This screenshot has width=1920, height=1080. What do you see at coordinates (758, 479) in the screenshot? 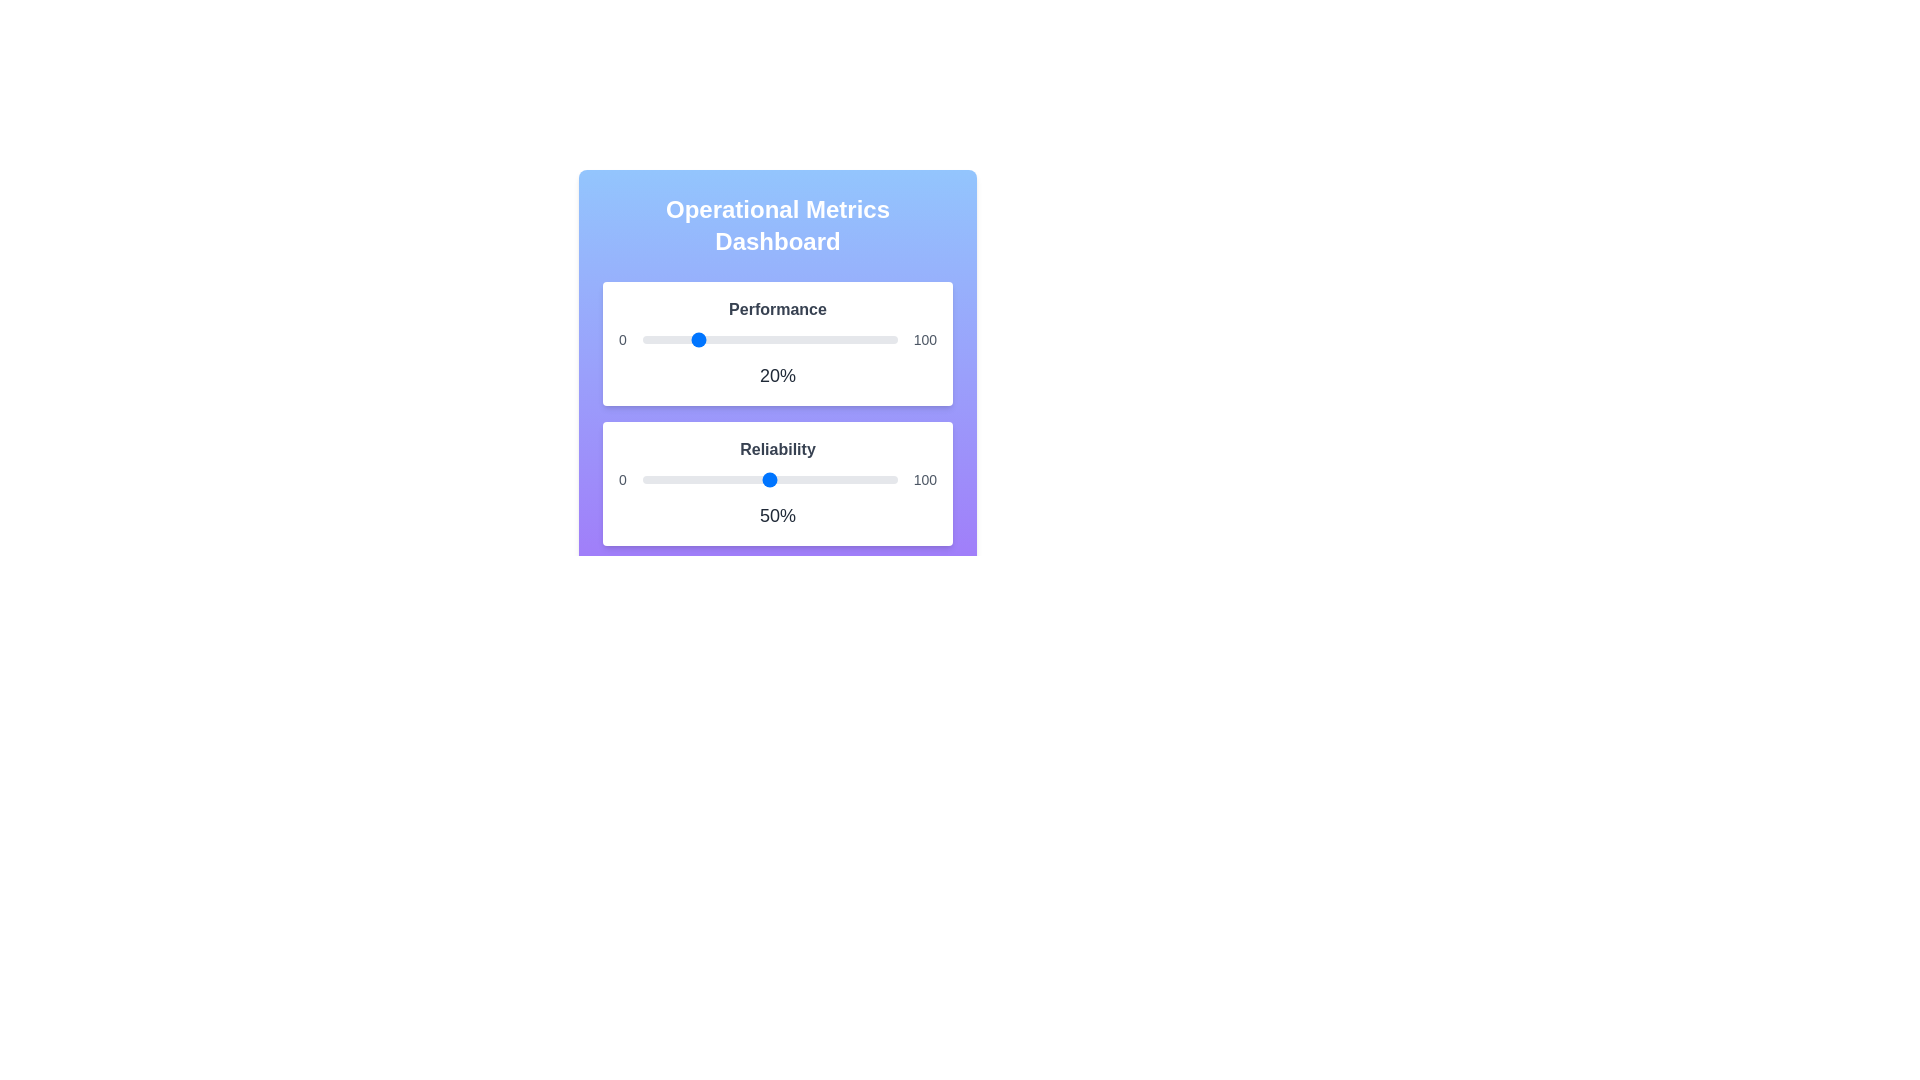
I see `the reliability slider` at bounding box center [758, 479].